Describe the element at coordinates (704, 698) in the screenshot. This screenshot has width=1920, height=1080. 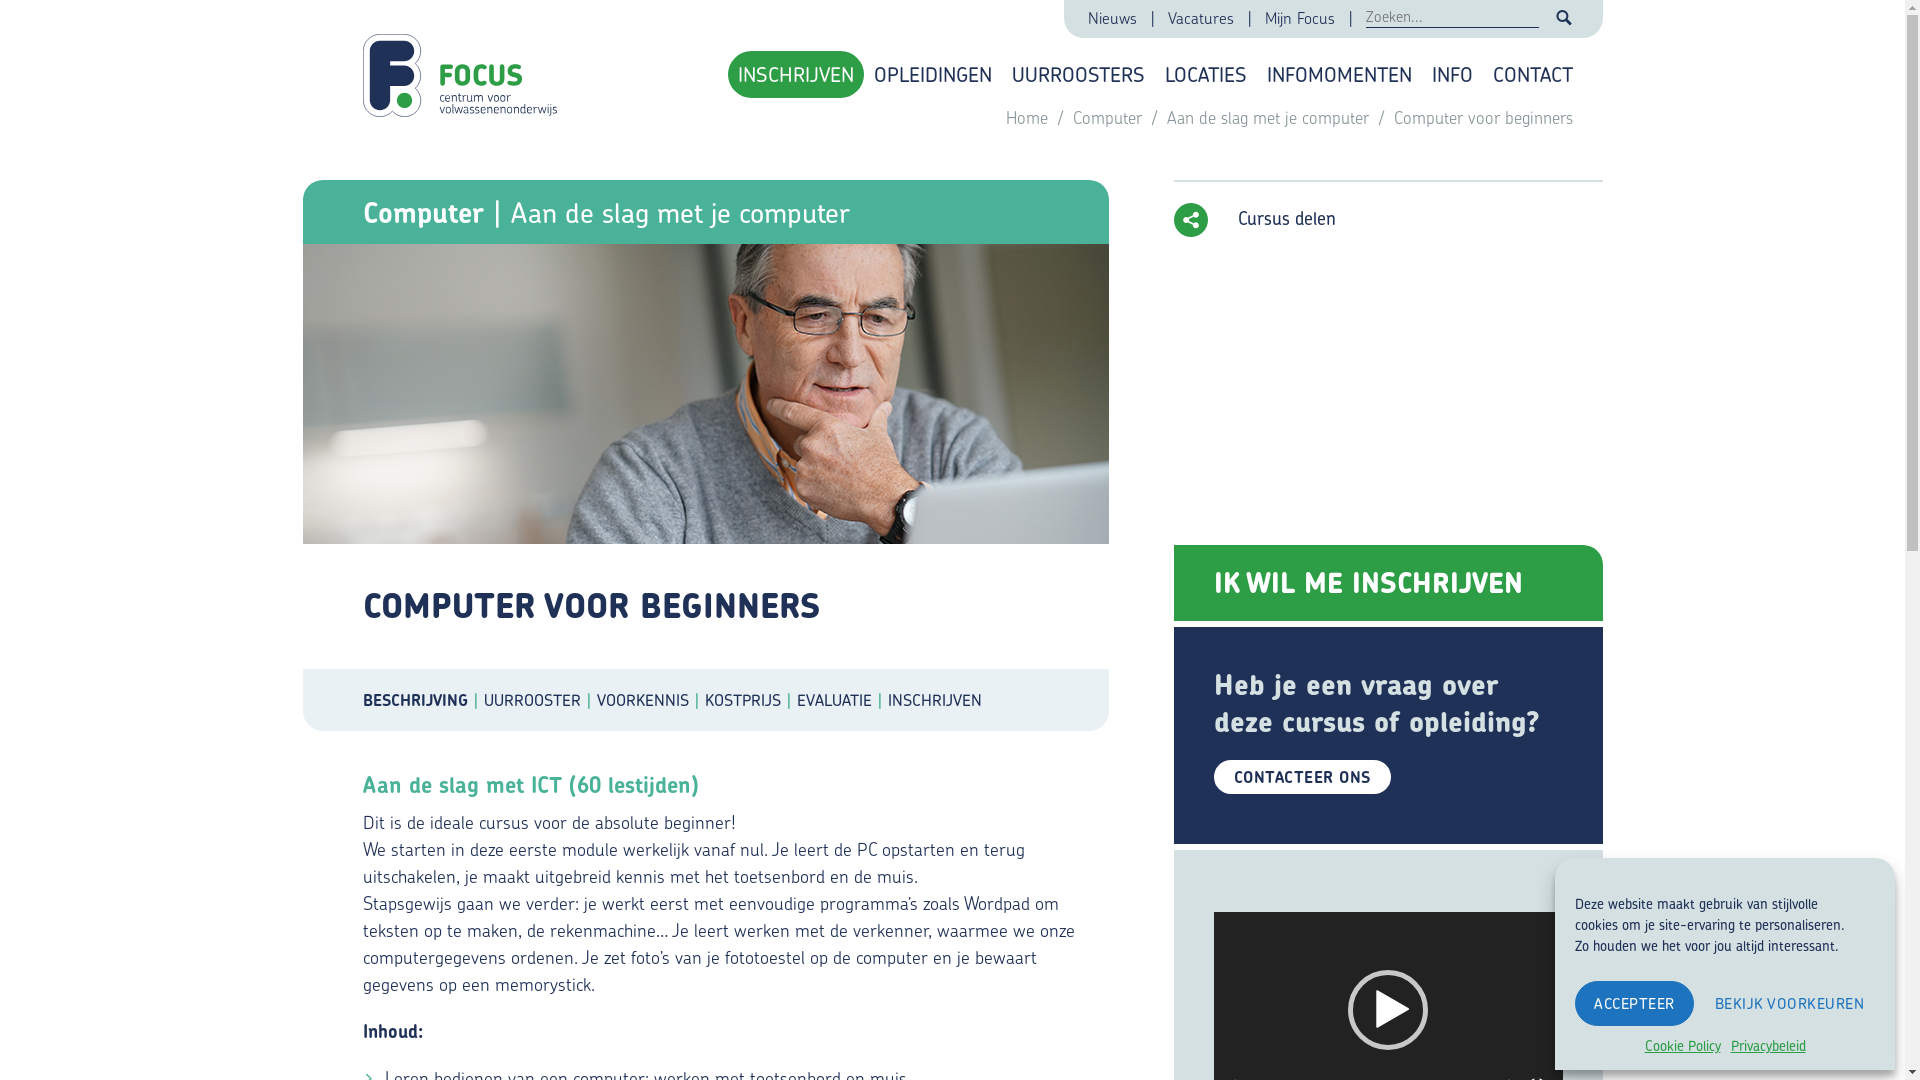
I see `'KOSTPRIJS'` at that location.